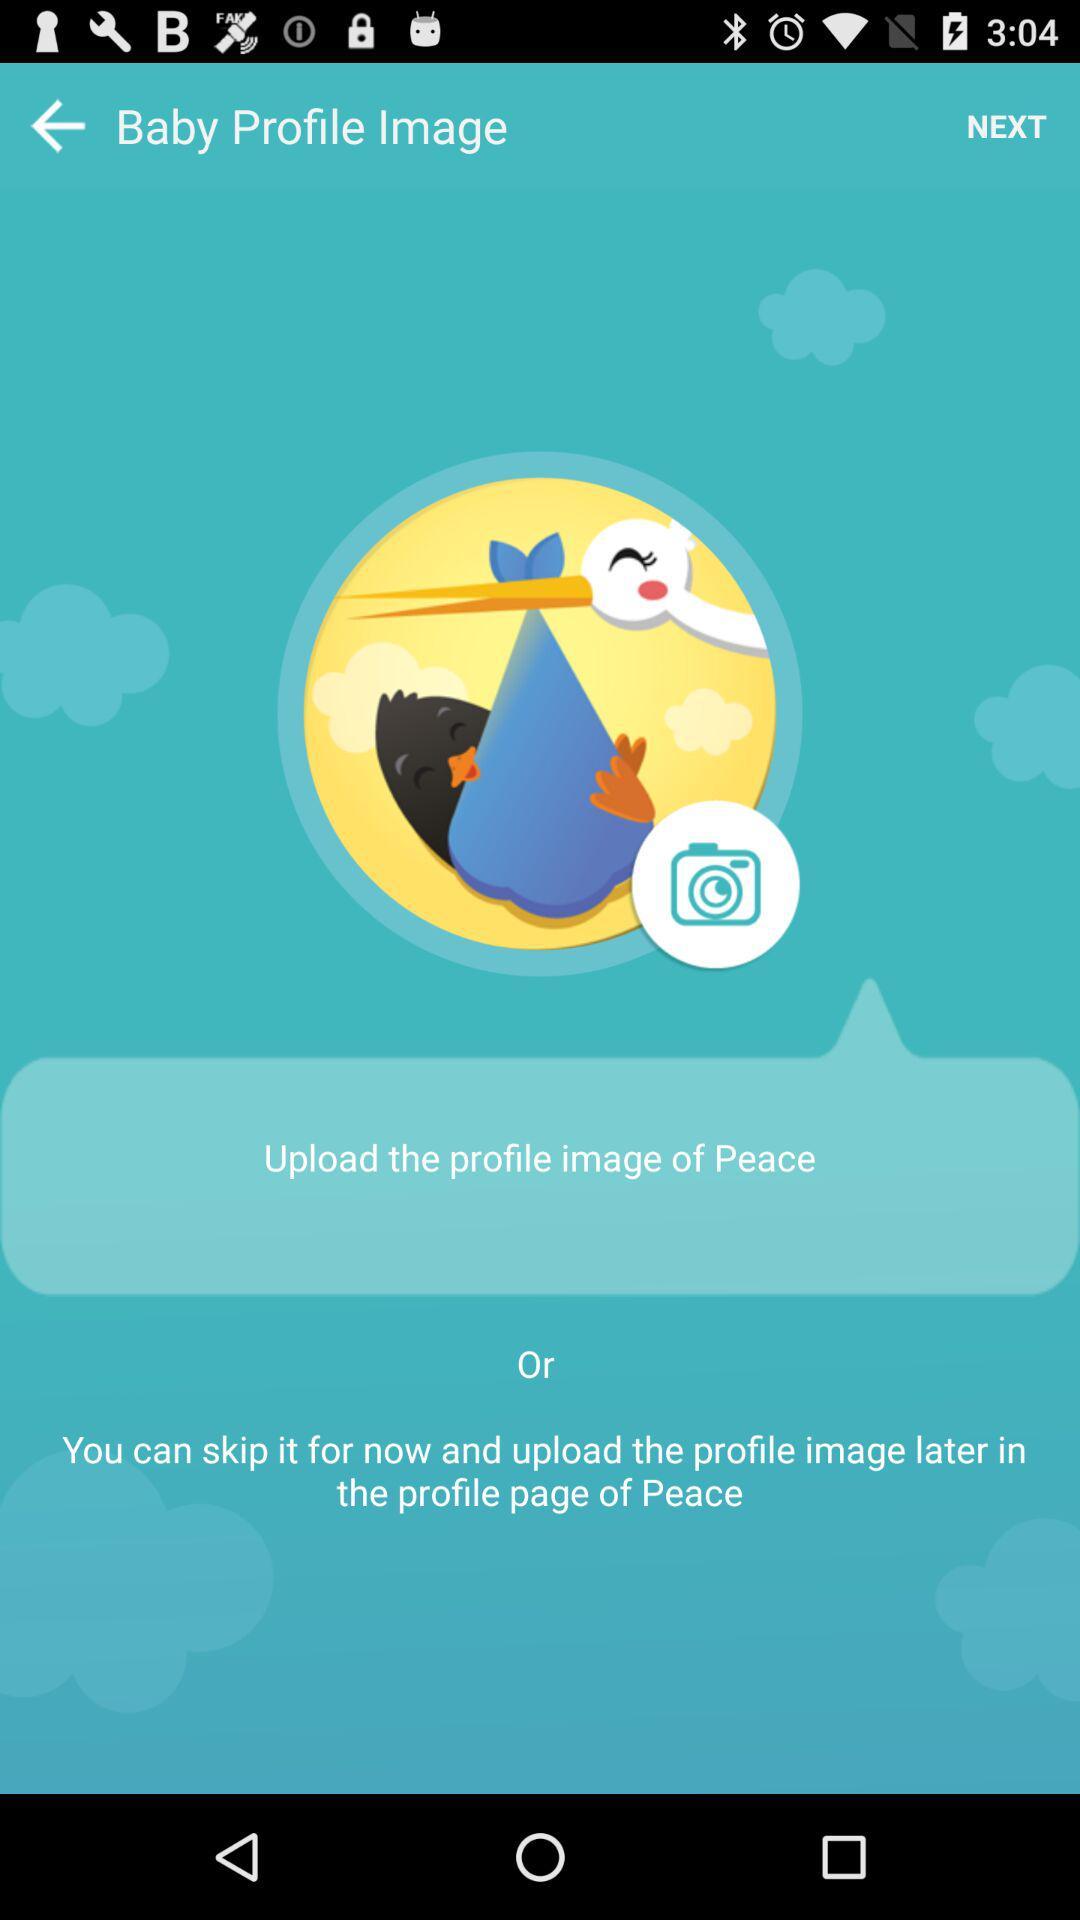 The image size is (1080, 1920). Describe the element at coordinates (1006, 124) in the screenshot. I see `the icon at the top right corner` at that location.